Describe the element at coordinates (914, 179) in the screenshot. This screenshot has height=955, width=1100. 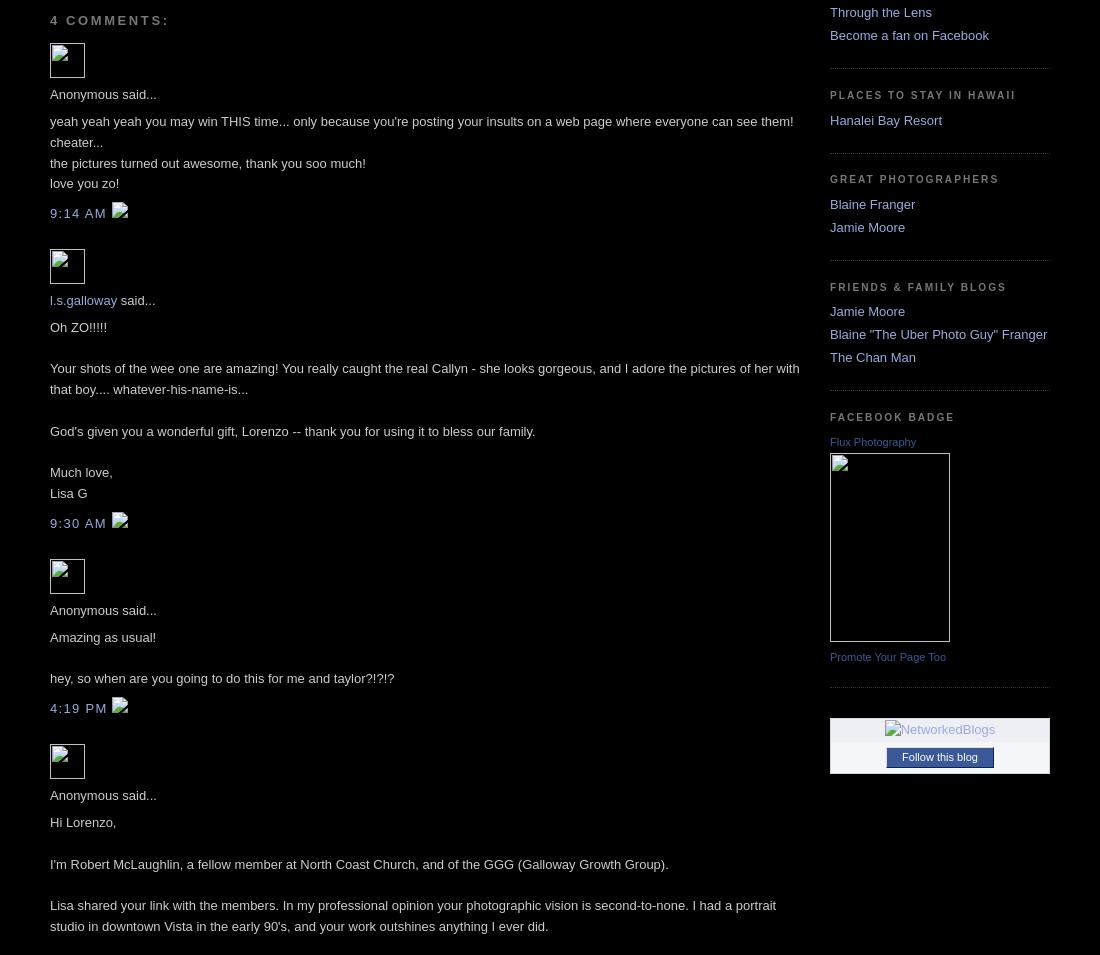
I see `'Great Photographers'` at that location.